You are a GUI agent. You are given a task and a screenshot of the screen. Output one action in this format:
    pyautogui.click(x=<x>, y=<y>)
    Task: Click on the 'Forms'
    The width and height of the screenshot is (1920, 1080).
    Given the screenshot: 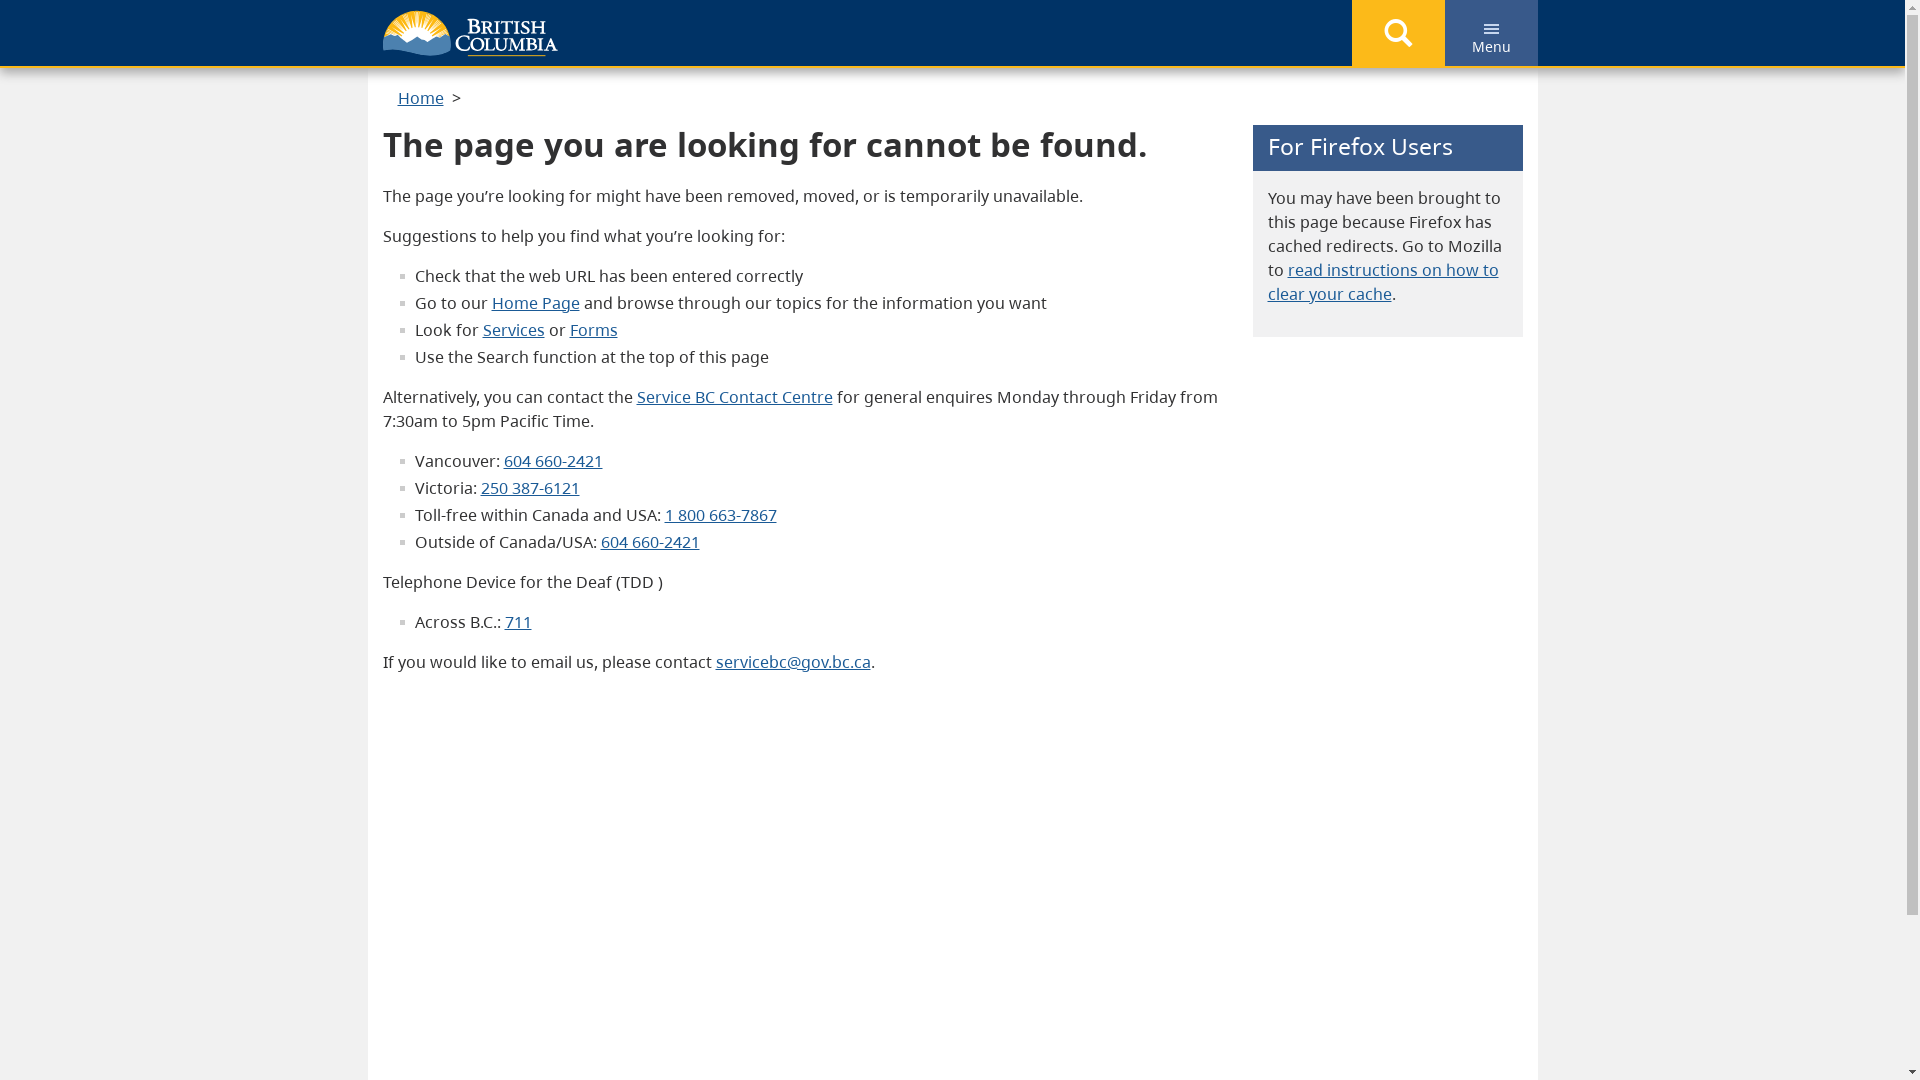 What is the action you would take?
    pyautogui.click(x=593, y=329)
    